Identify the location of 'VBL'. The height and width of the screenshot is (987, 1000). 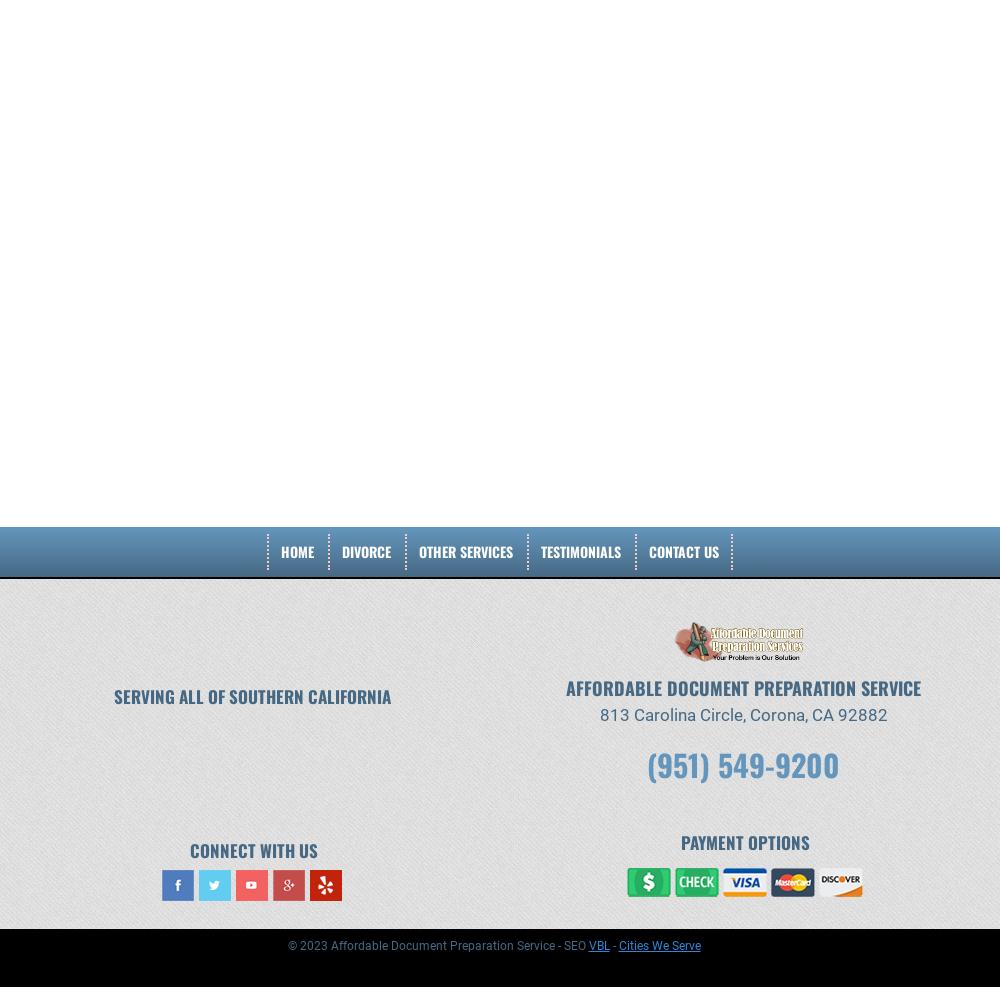
(597, 944).